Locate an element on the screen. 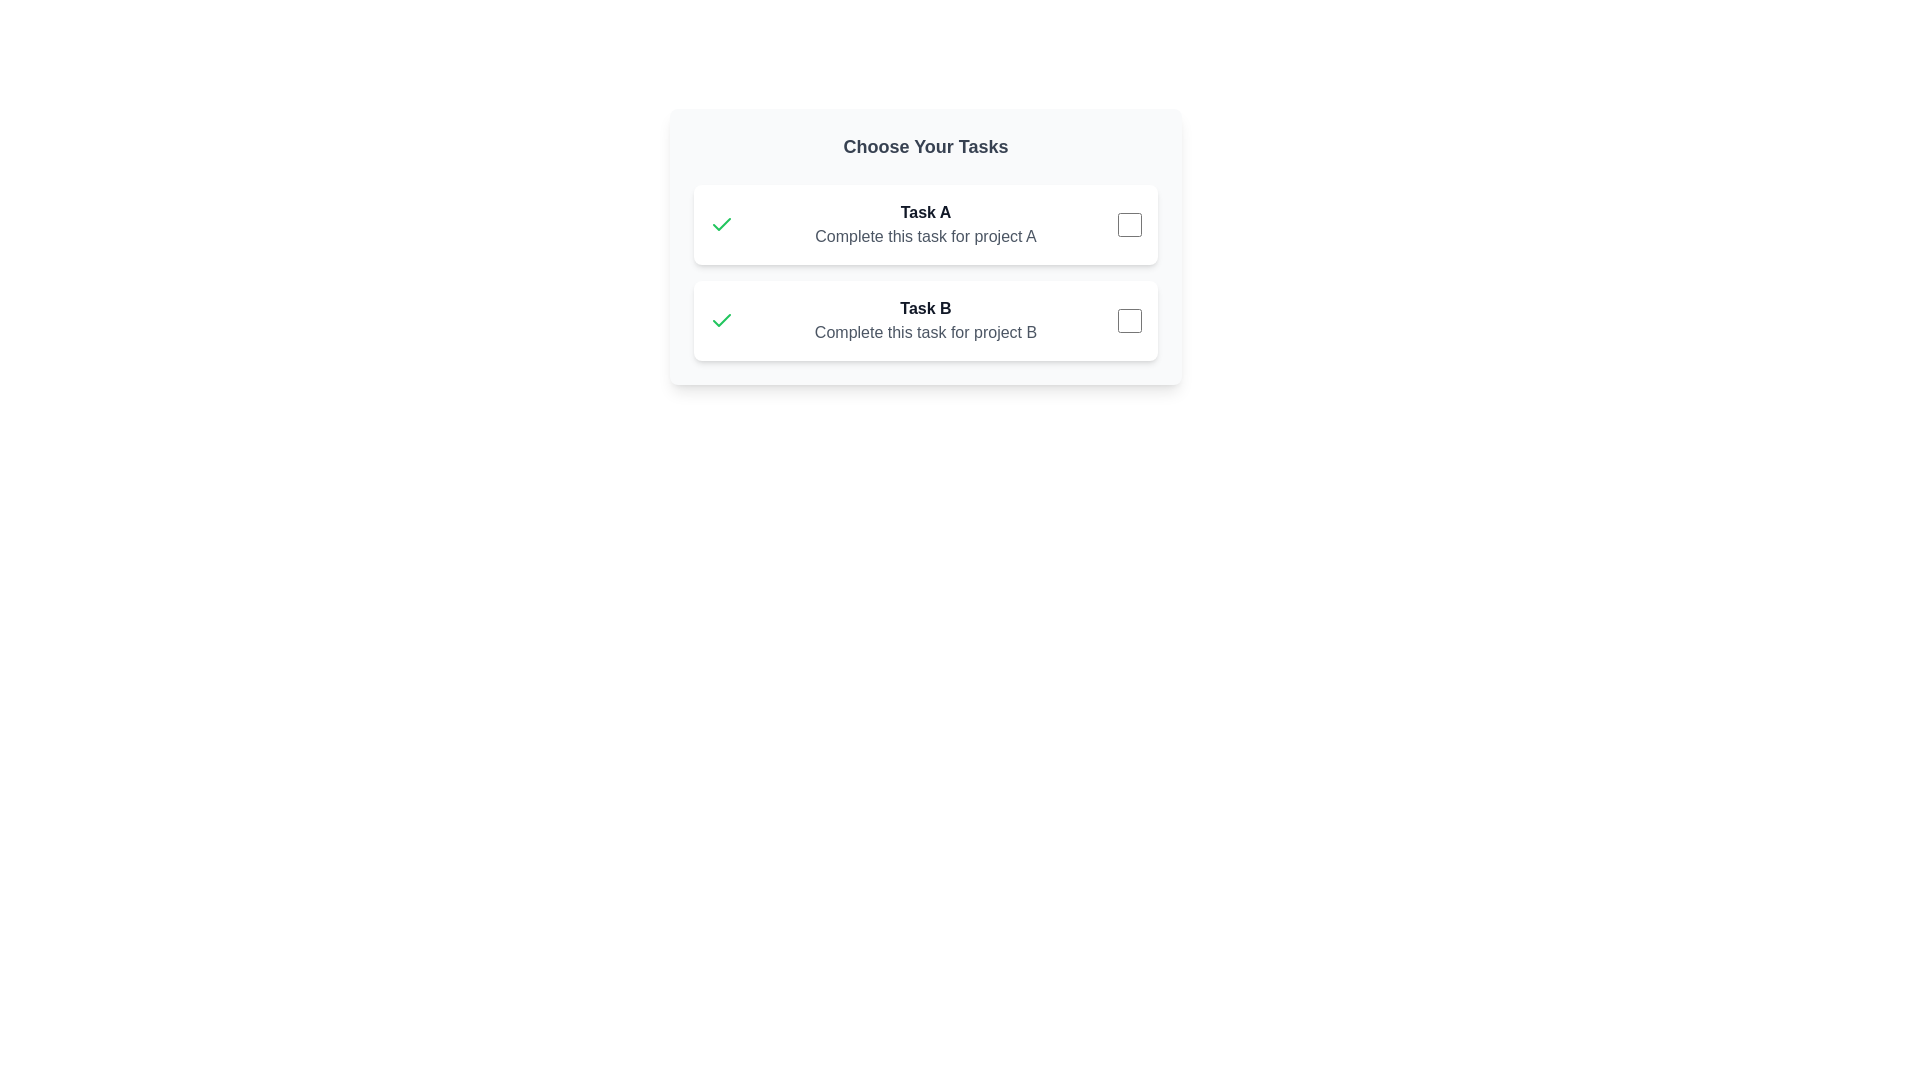 The width and height of the screenshot is (1920, 1080). the text label displaying the title and description of 'Task A' assigned to 'project A', located in the upper section of the task card, positioned to the right of the green tick icon and to the left of a checkbox is located at coordinates (925, 224).